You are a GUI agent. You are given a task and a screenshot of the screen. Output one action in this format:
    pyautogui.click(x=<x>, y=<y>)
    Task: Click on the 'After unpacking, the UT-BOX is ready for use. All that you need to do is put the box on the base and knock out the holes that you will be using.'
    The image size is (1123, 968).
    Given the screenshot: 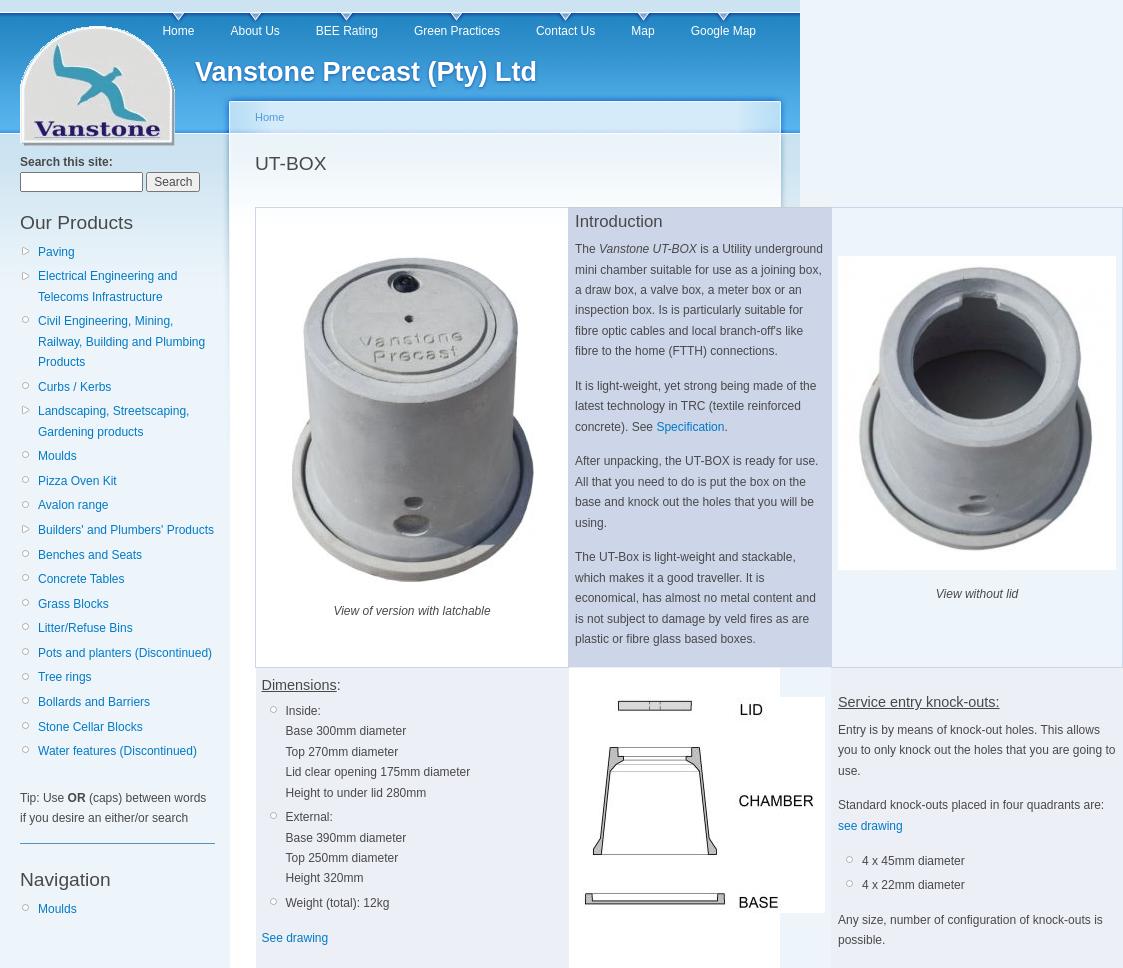 What is the action you would take?
    pyautogui.click(x=696, y=491)
    